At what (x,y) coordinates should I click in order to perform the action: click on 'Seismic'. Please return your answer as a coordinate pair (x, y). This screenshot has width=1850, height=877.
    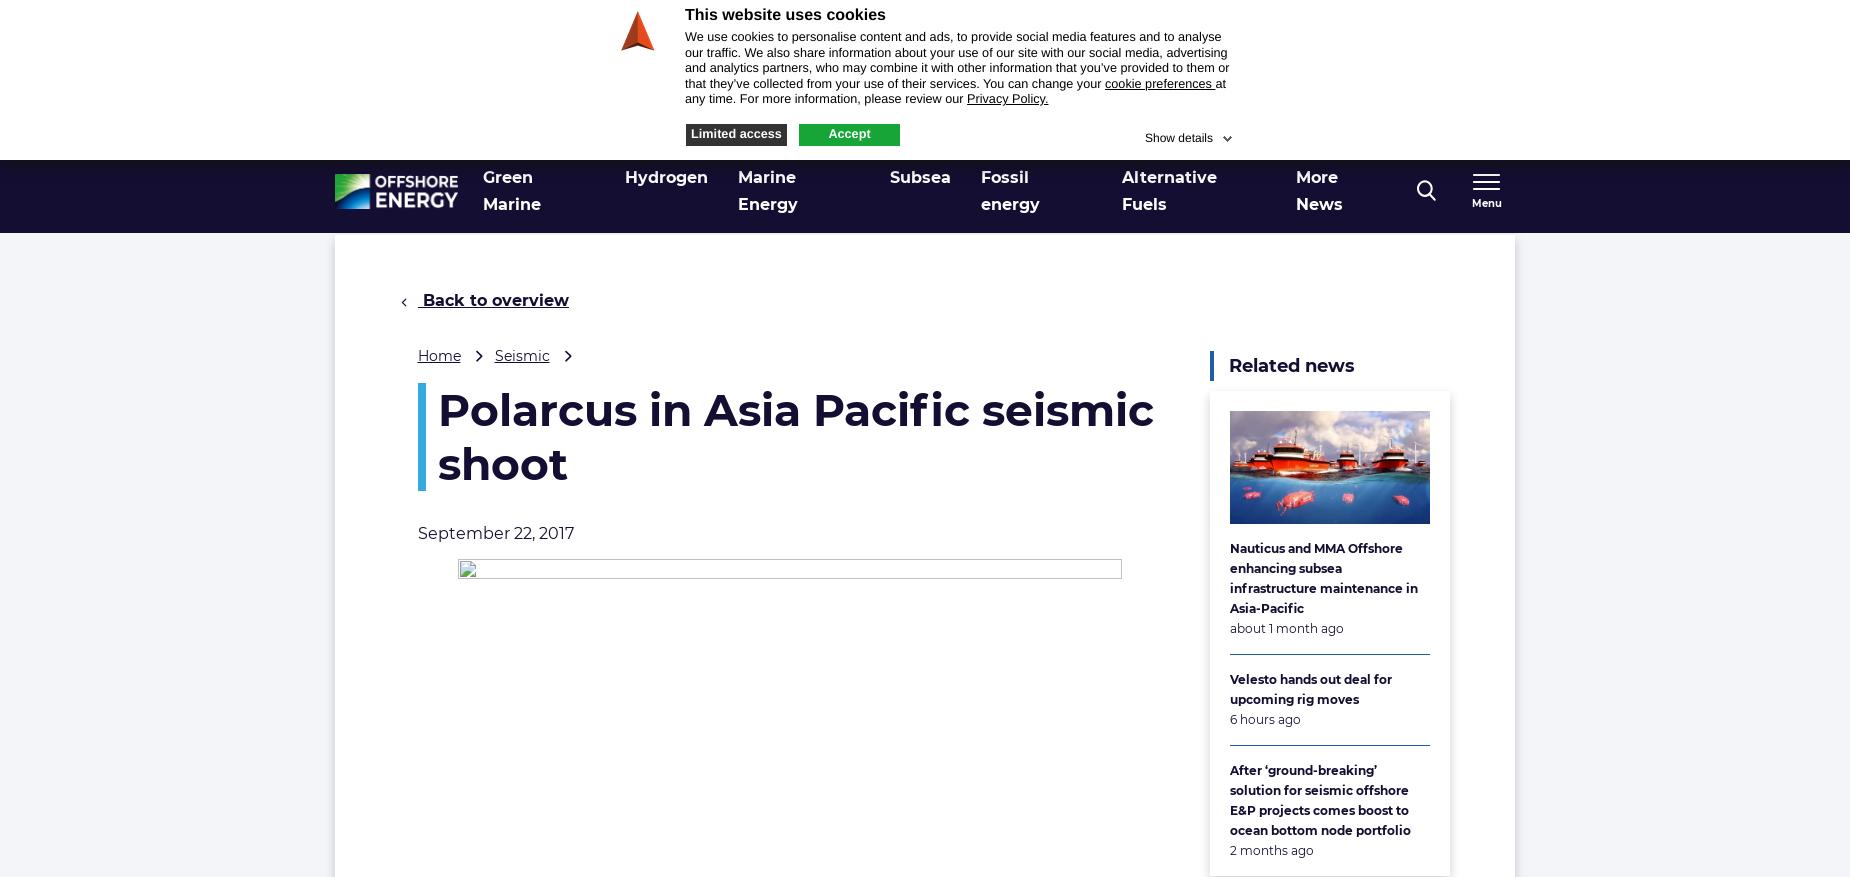
    Looking at the image, I should click on (521, 355).